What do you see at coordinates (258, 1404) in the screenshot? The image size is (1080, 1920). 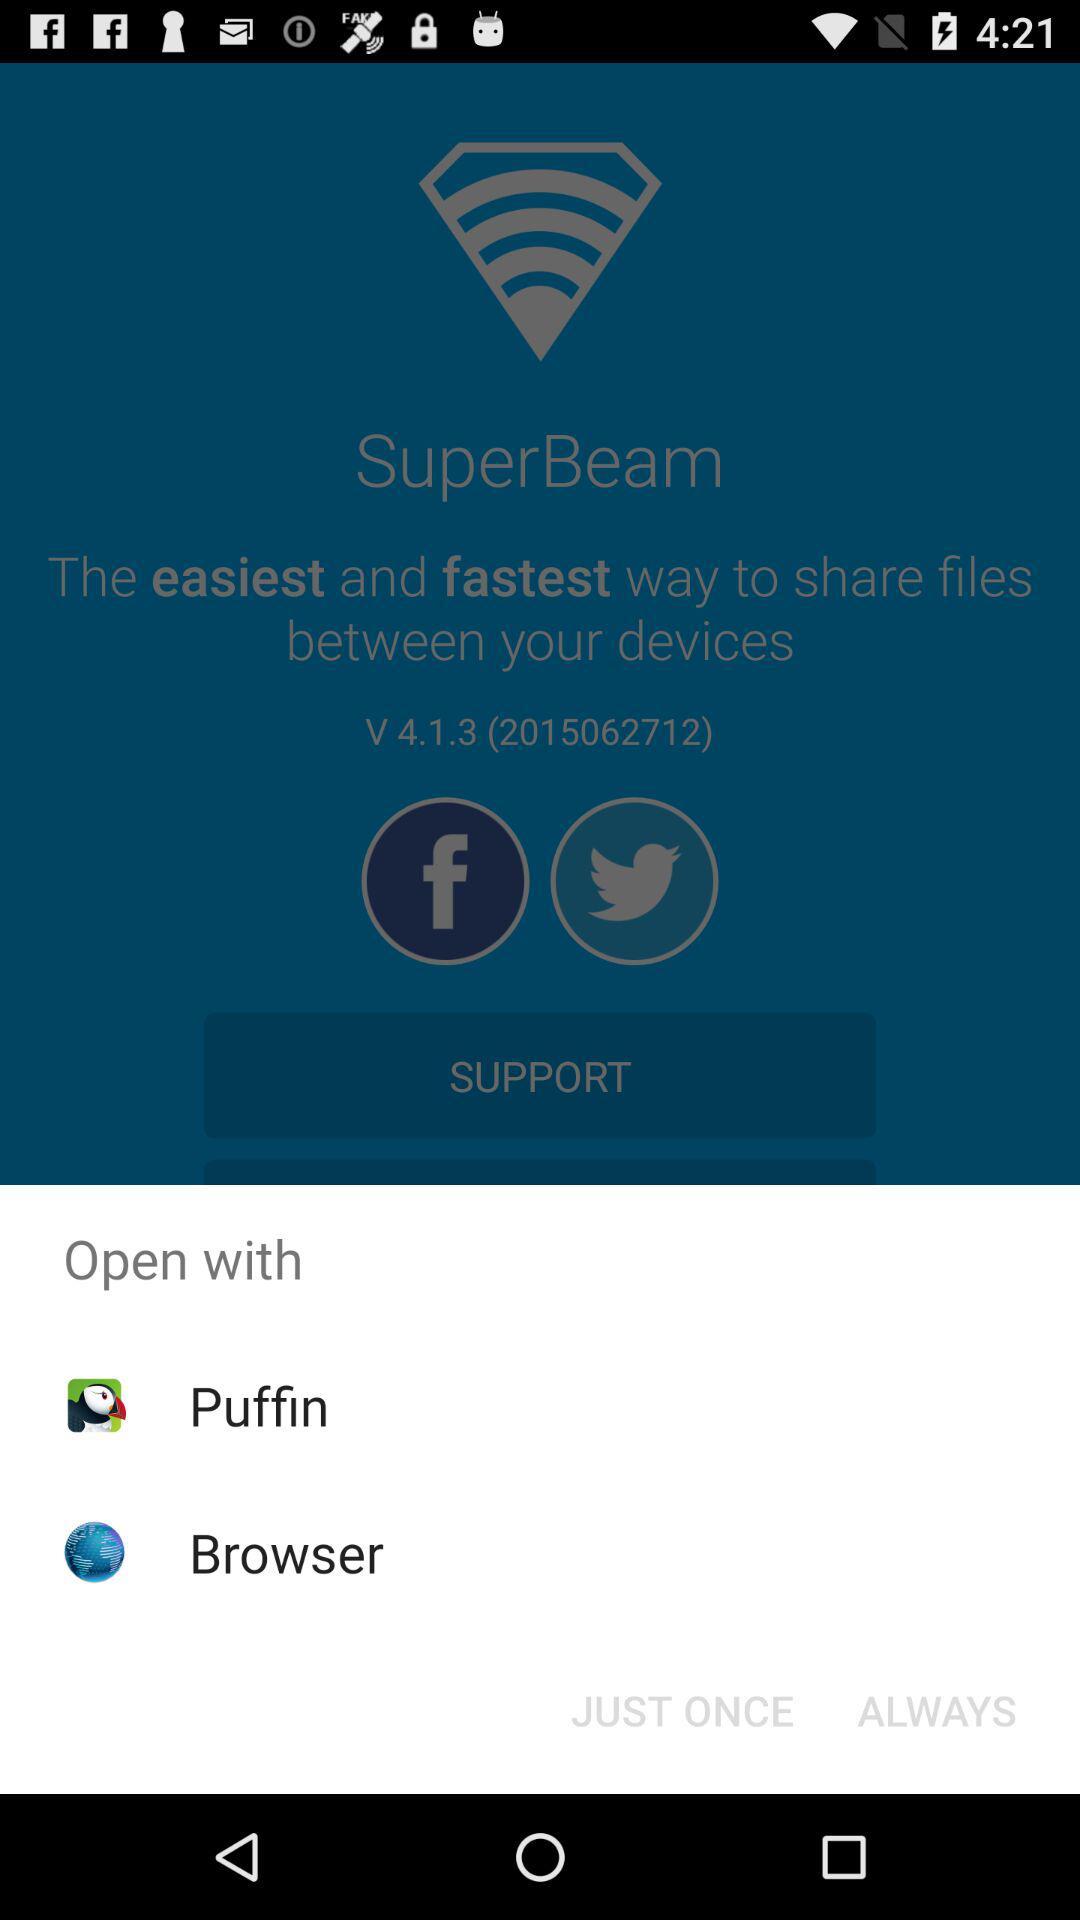 I see `the app below open with` at bounding box center [258, 1404].